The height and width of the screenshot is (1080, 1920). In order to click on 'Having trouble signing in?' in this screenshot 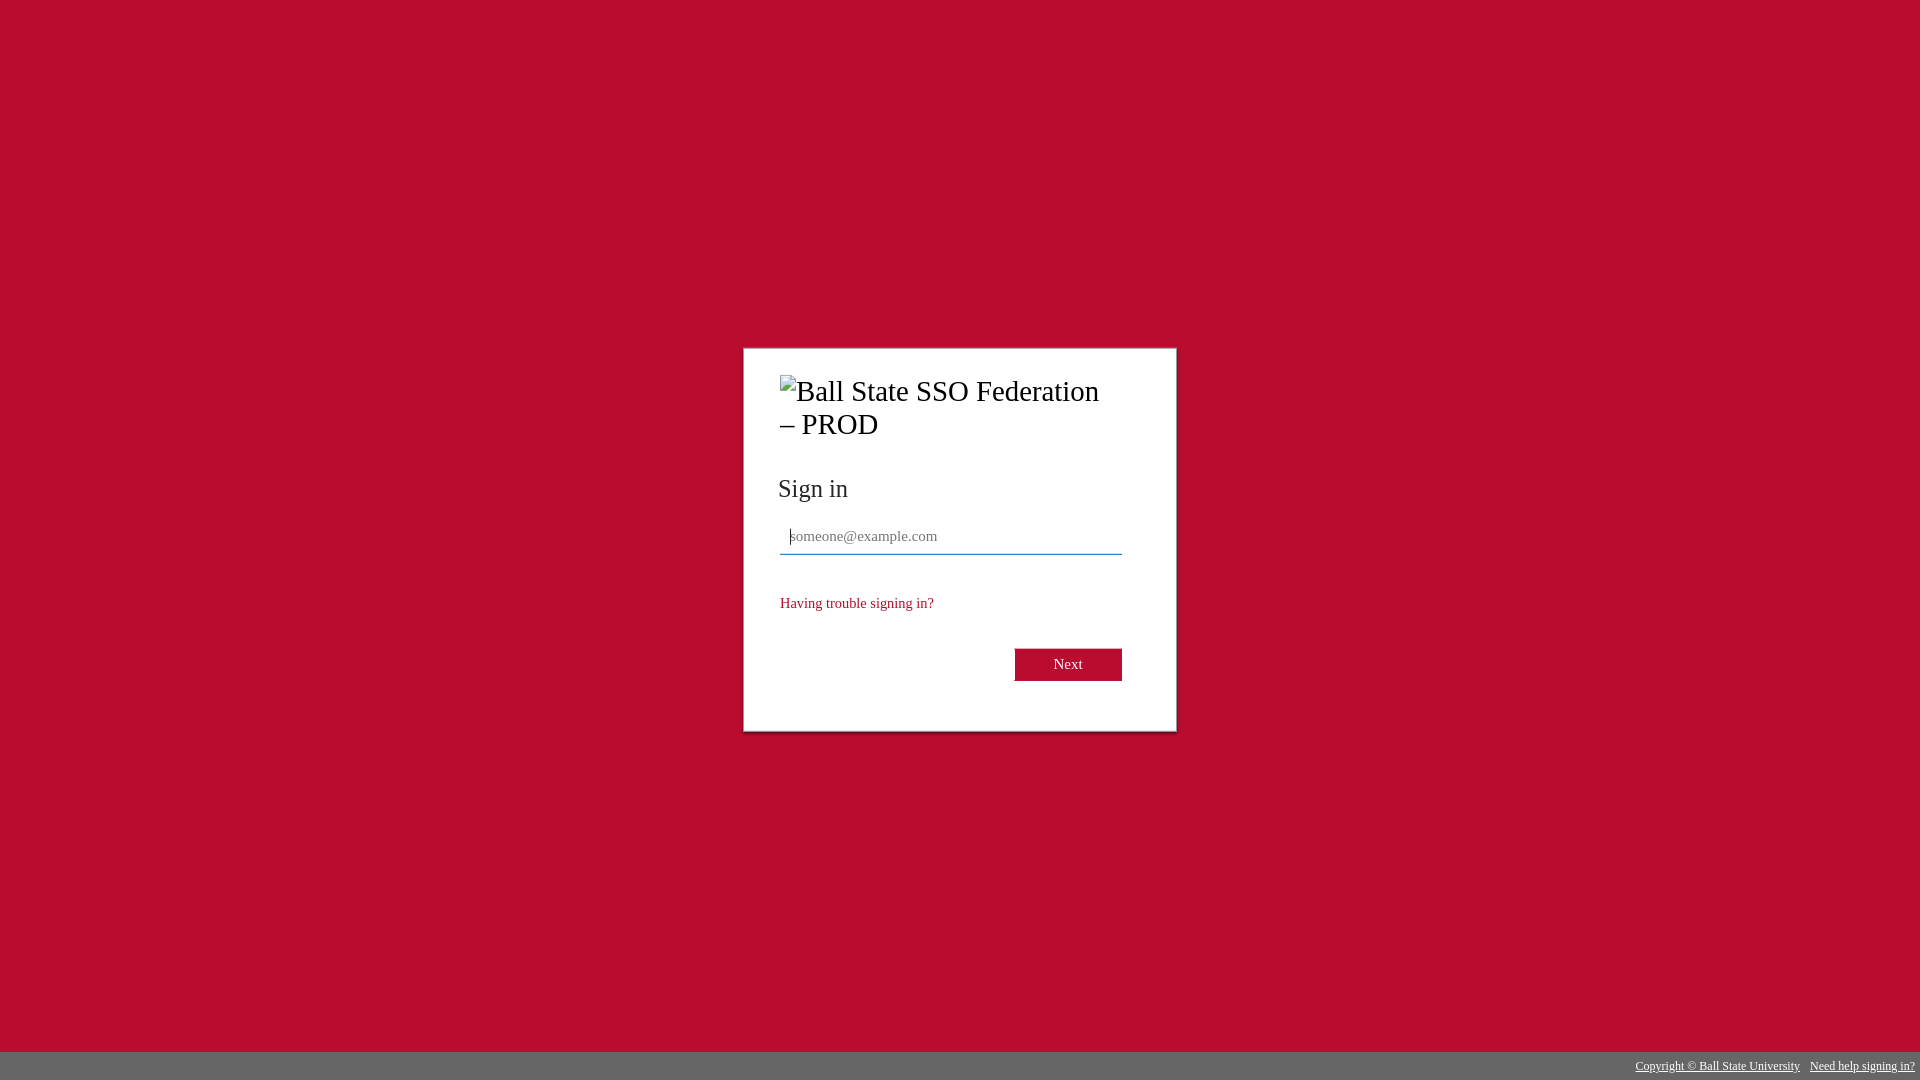, I will do `click(857, 601)`.